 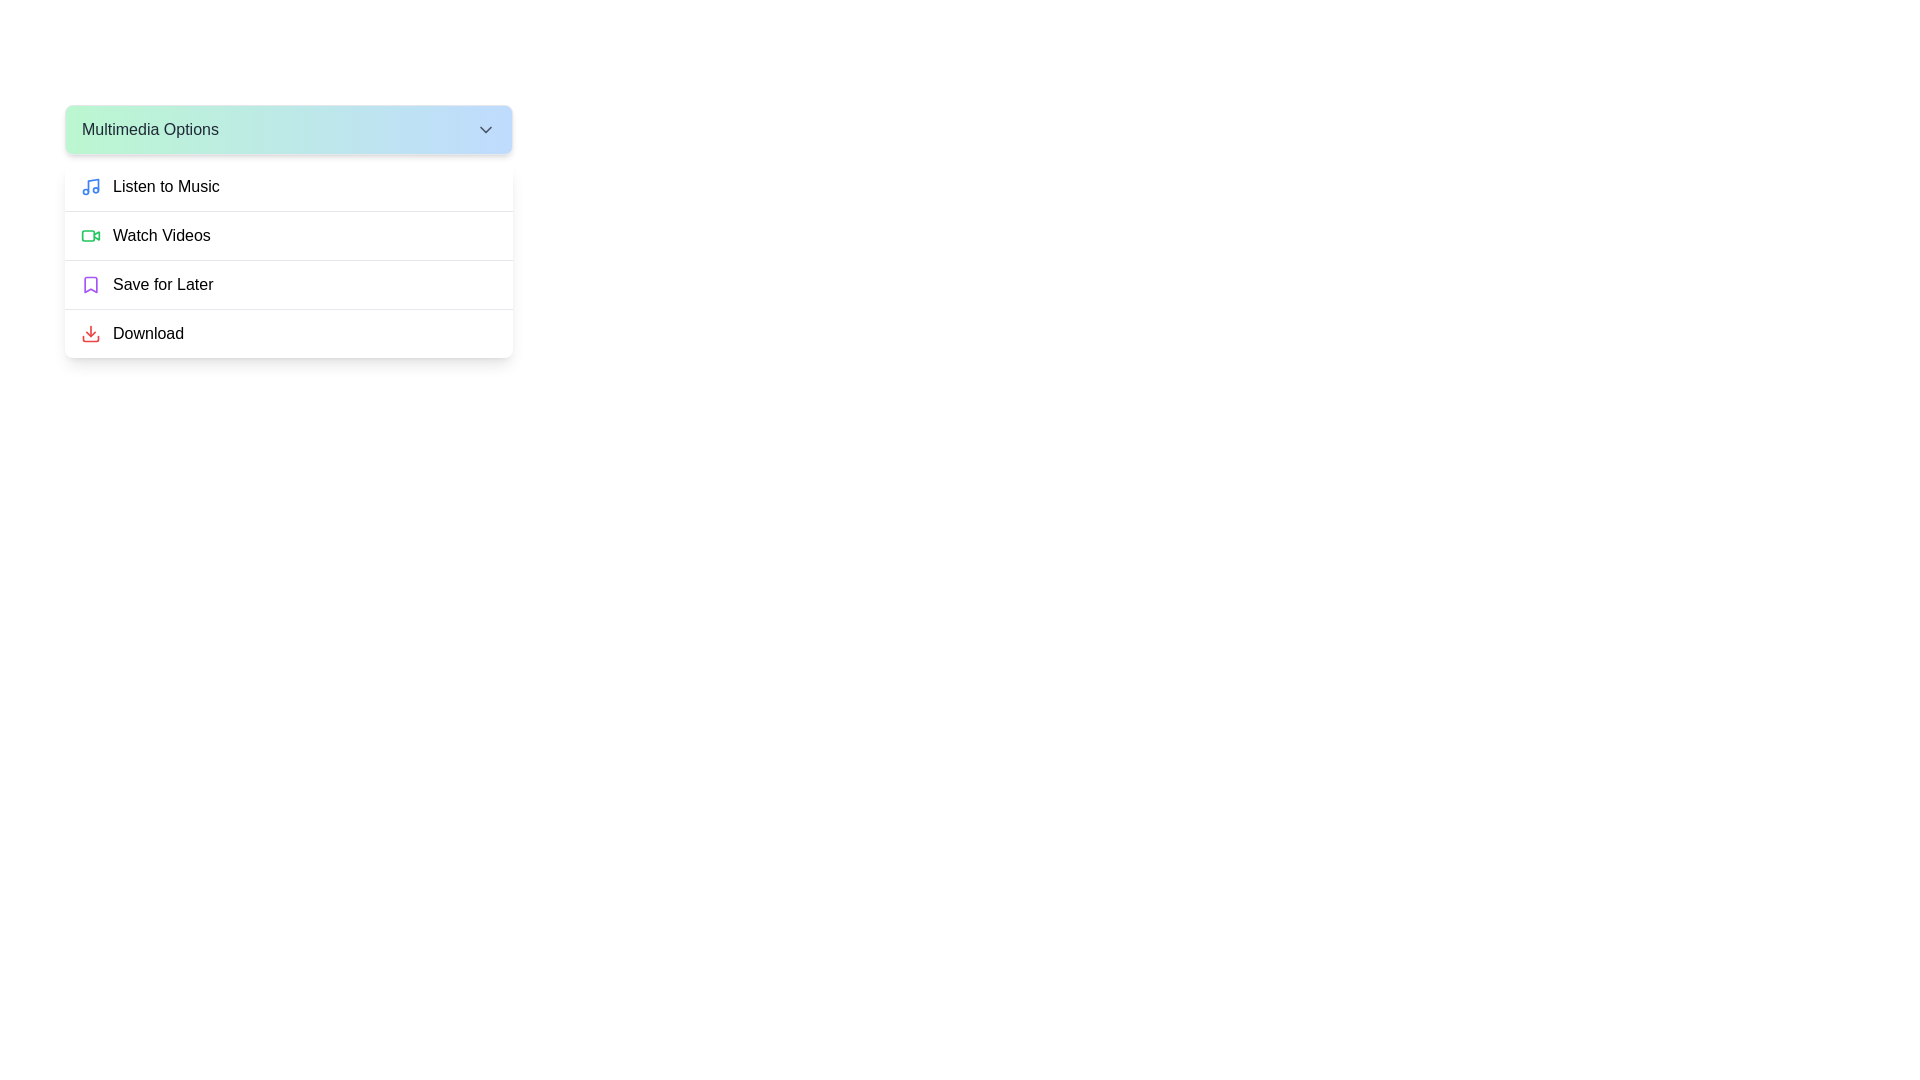 What do you see at coordinates (287, 331) in the screenshot?
I see `the download button located as the fourth item in the 'Multimedia Options' dropdown menu` at bounding box center [287, 331].